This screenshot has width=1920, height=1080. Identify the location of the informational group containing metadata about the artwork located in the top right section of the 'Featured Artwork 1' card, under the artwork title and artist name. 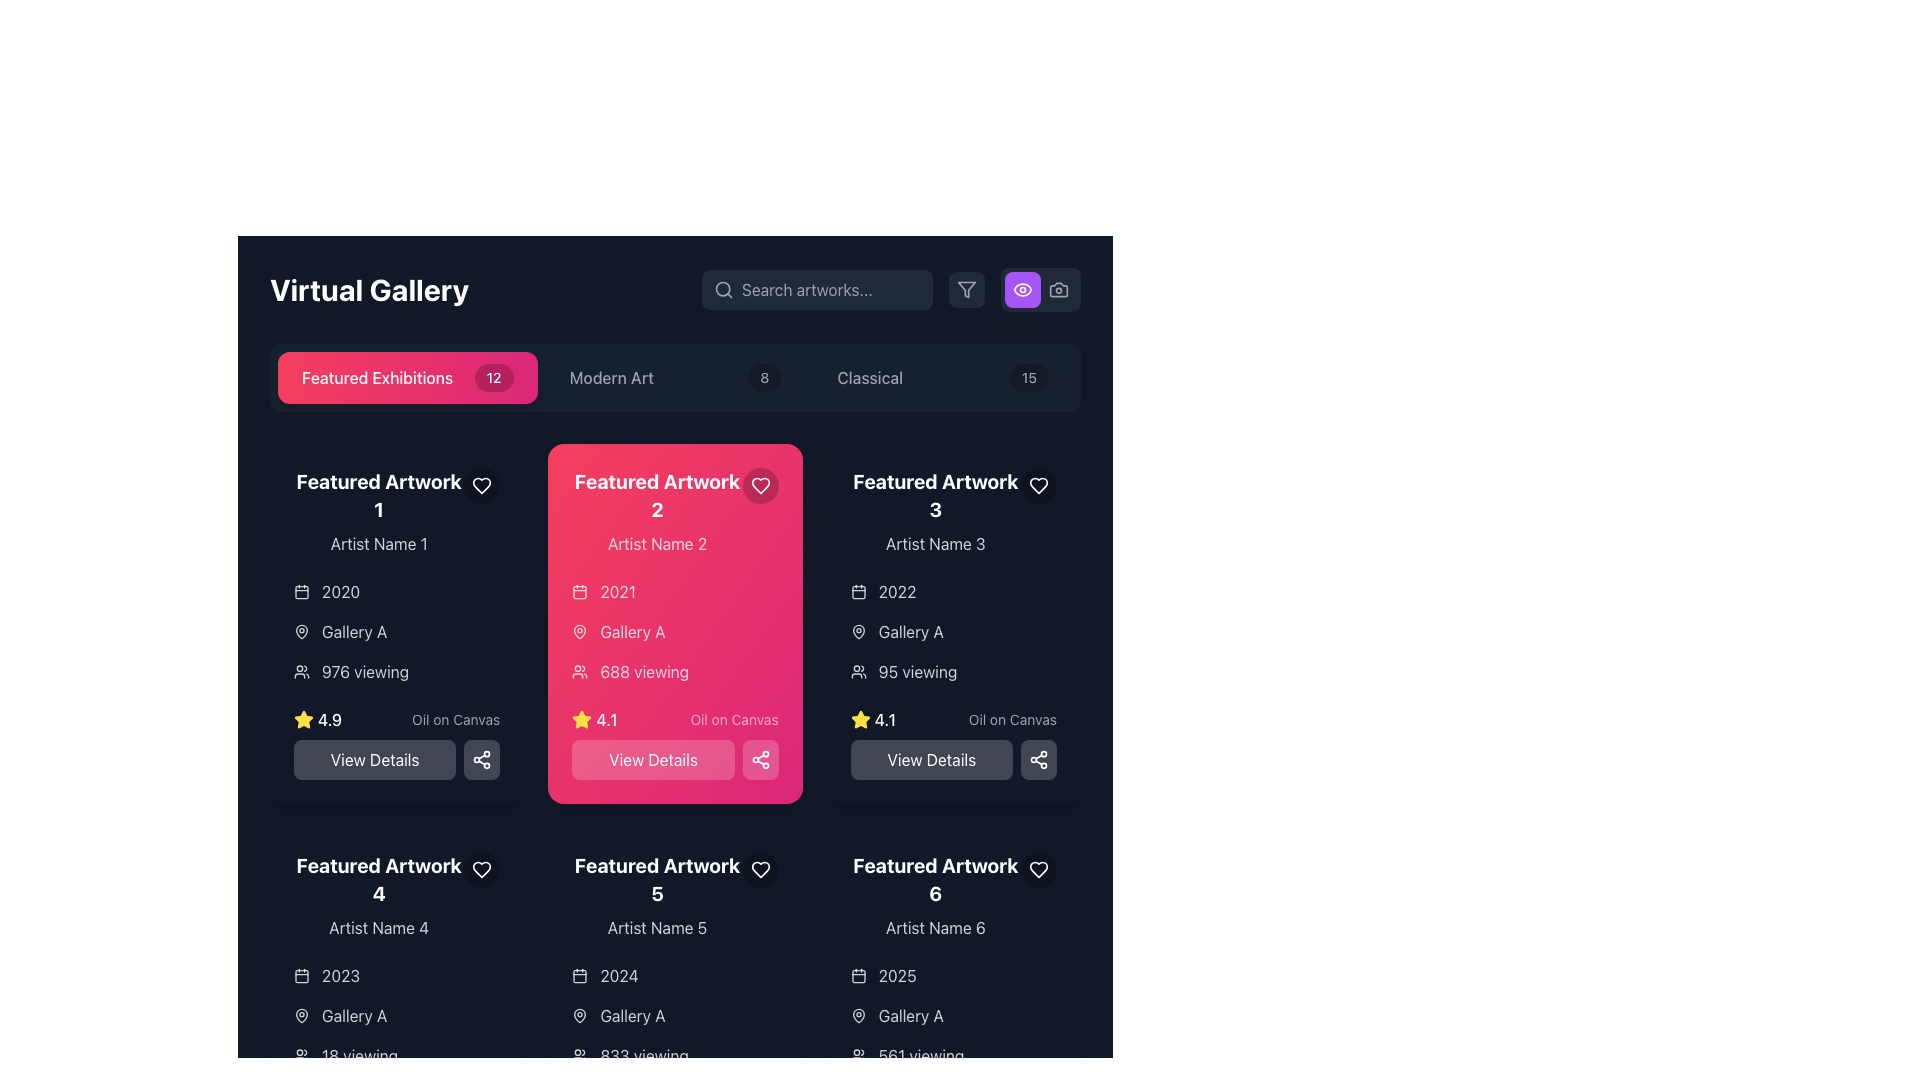
(397, 632).